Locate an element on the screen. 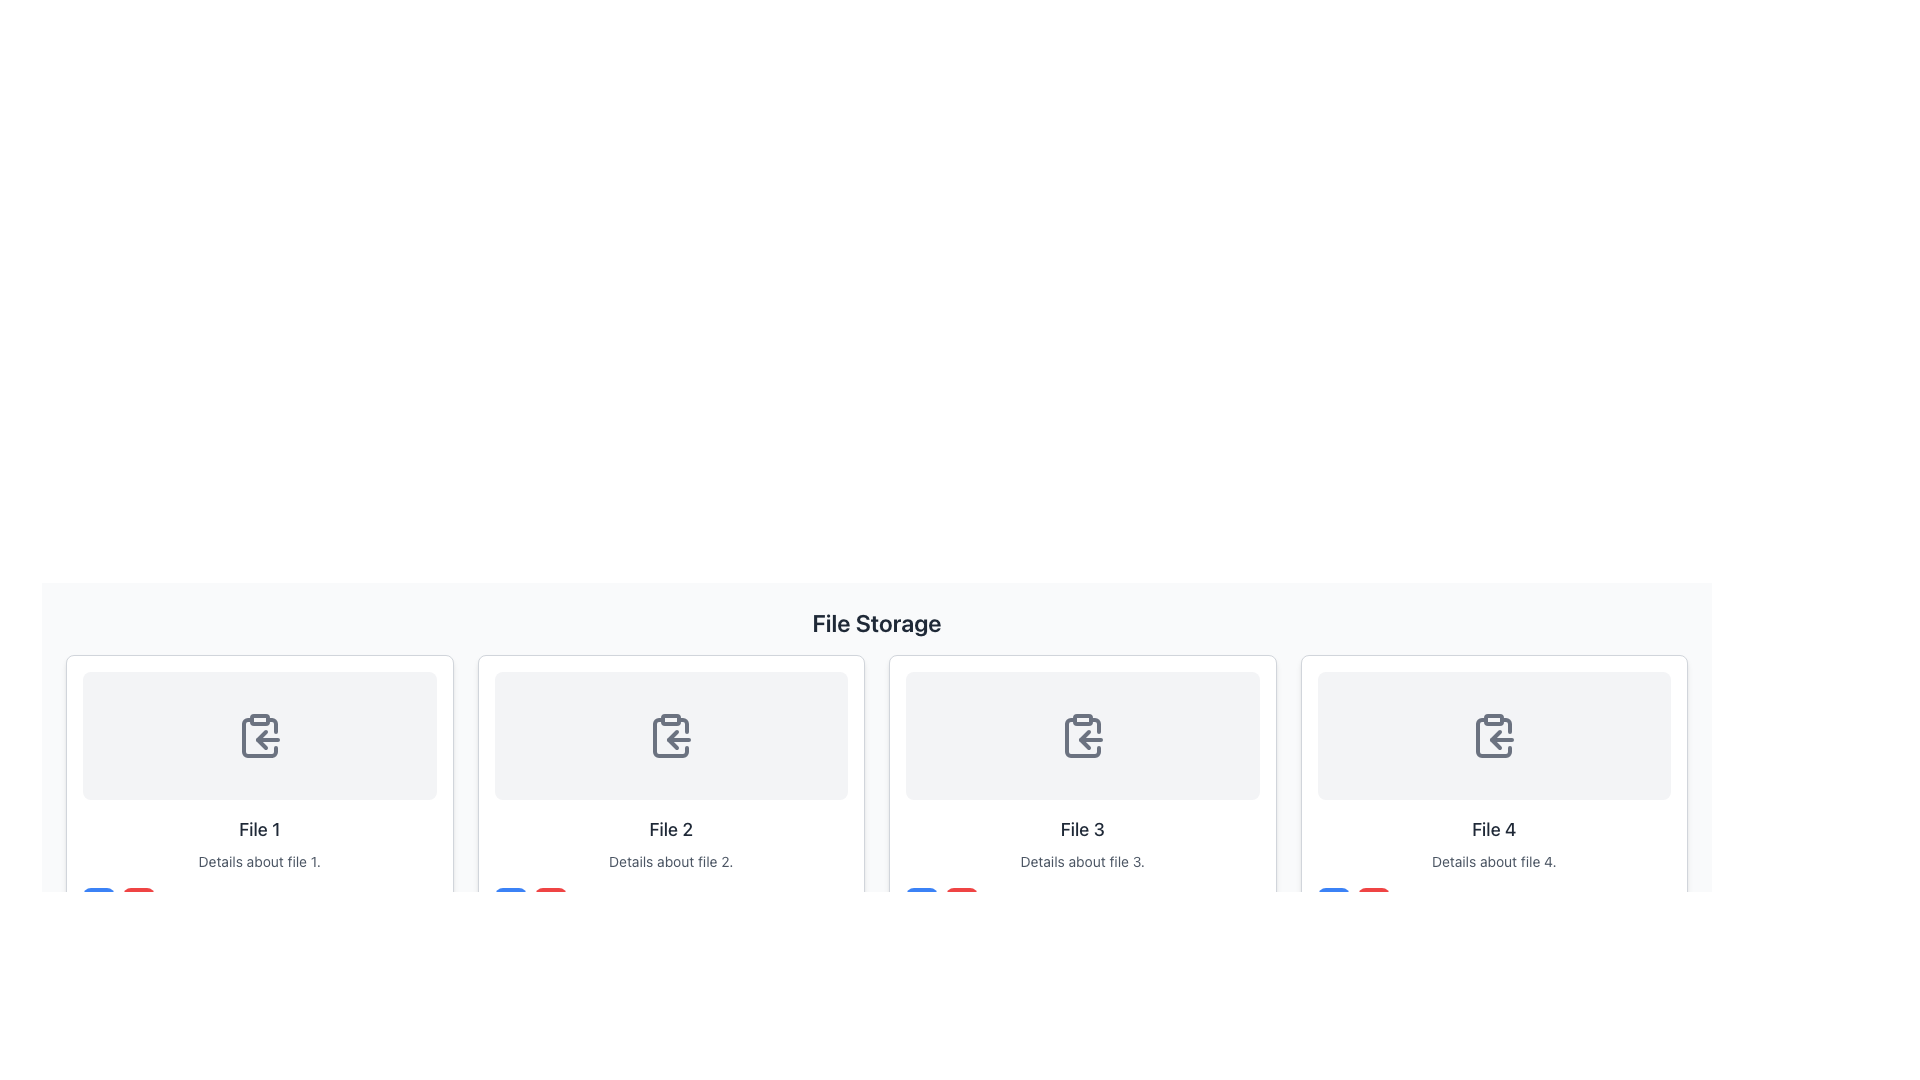  the text of the label indicating the name or title of the file represented by the clipboard icon in the second card of the horizontal list for copying is located at coordinates (671, 829).